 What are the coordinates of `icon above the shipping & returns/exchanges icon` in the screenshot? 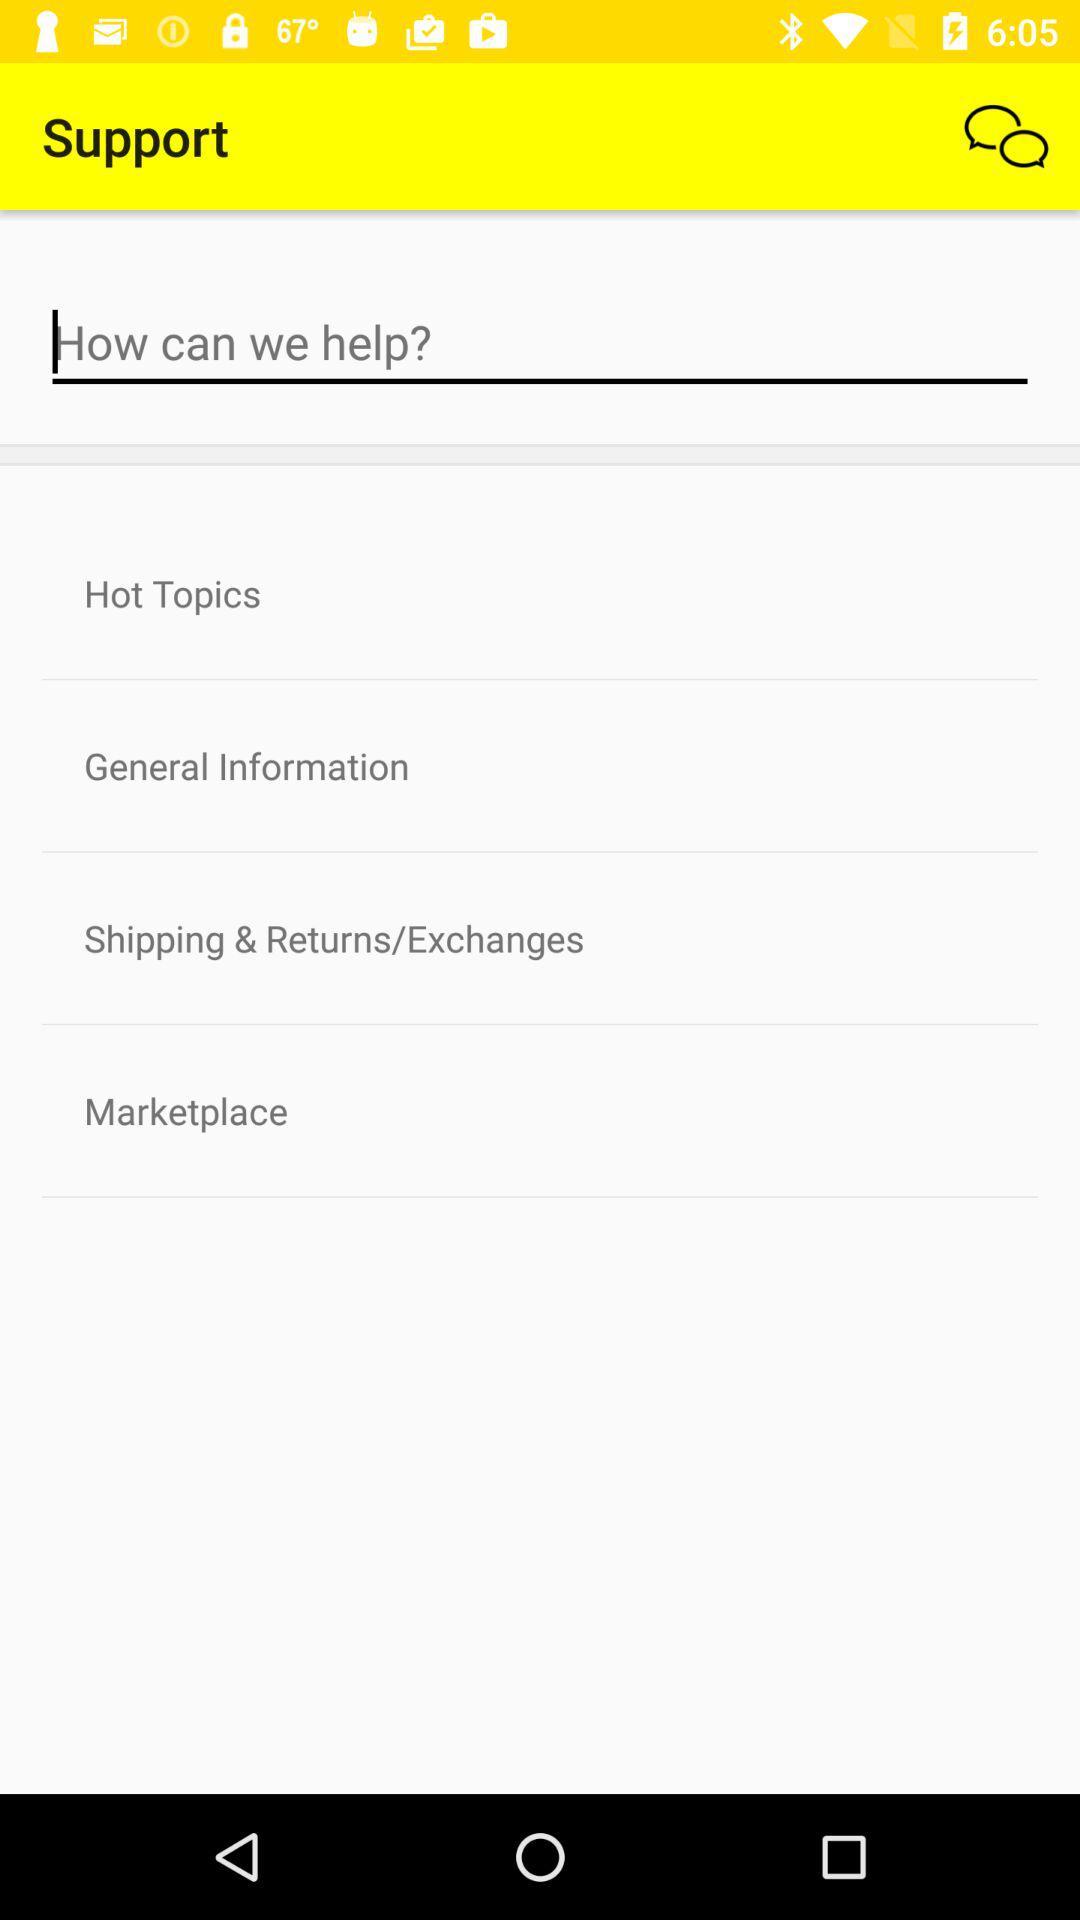 It's located at (540, 764).